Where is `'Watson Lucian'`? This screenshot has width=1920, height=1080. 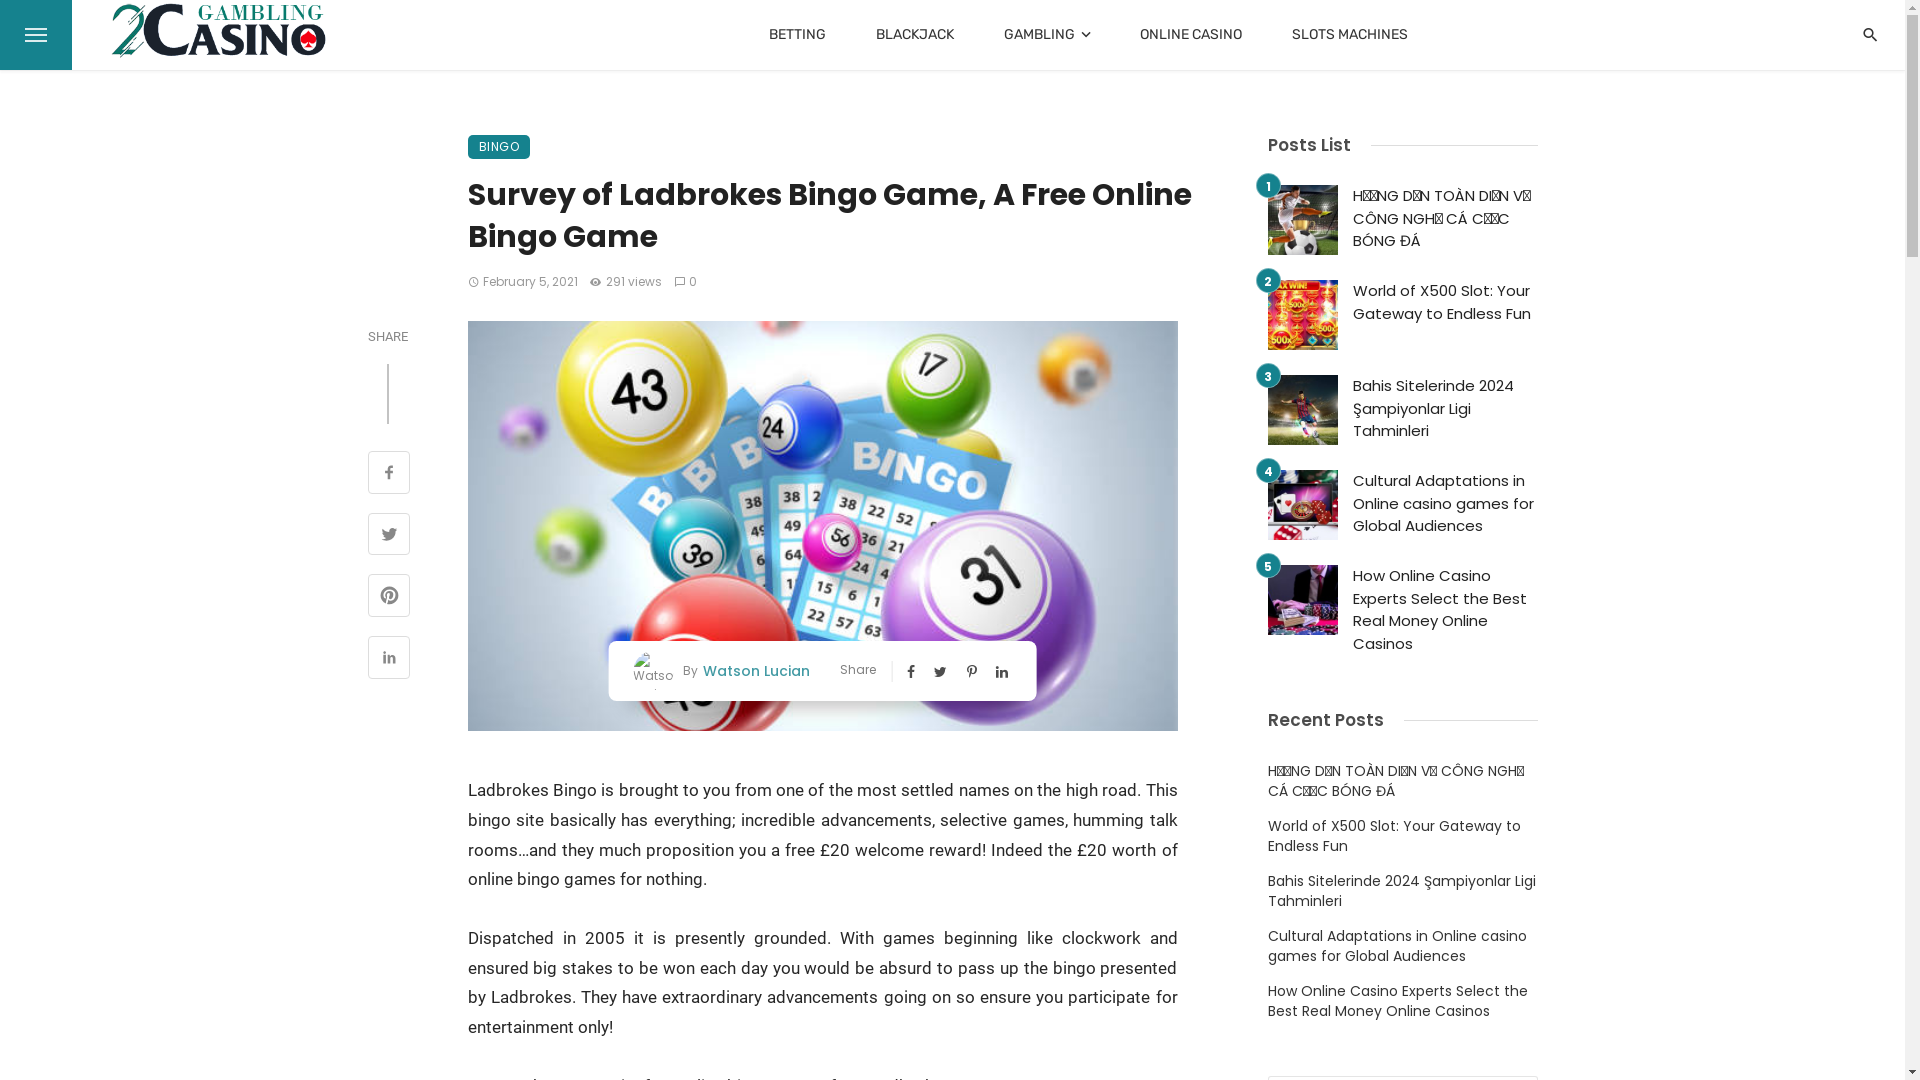 'Watson Lucian' is located at coordinates (752, 670).